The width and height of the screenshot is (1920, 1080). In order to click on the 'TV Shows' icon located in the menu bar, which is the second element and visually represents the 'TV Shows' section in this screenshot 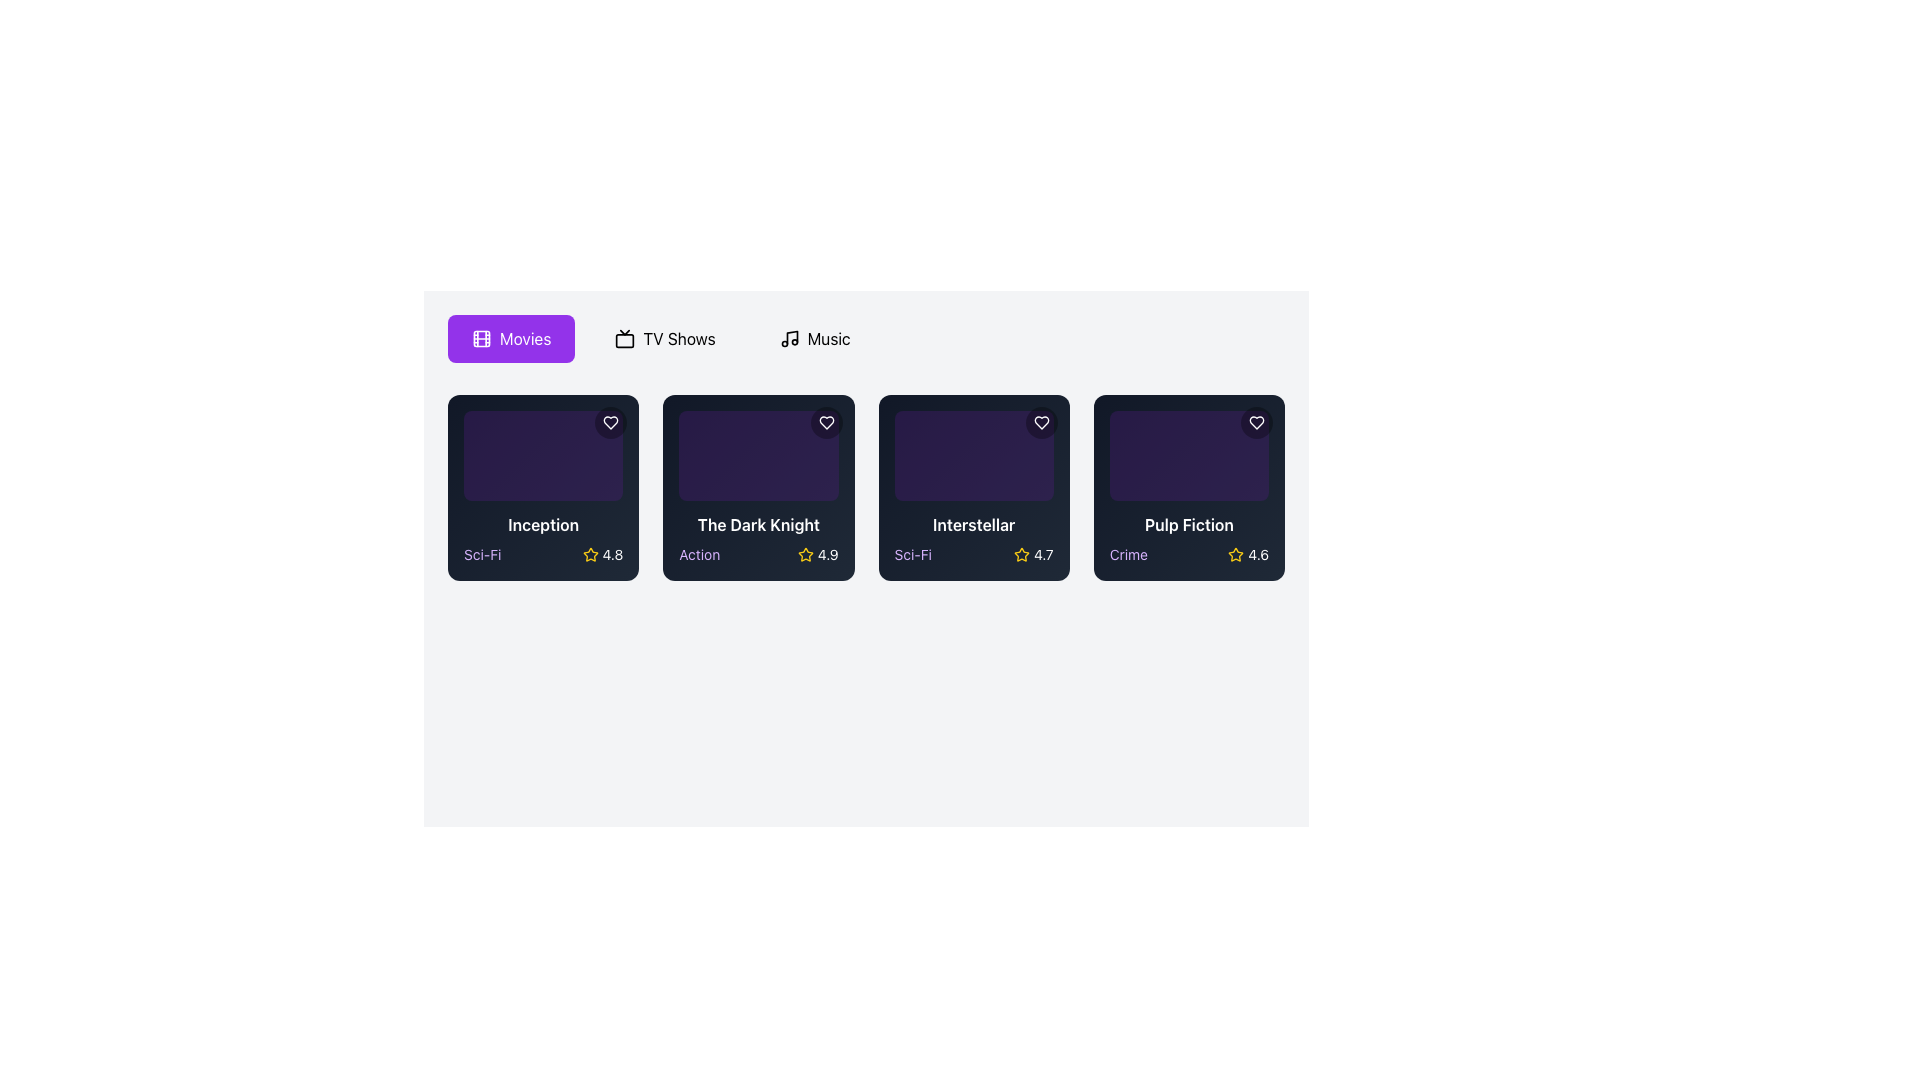, I will do `click(624, 338)`.